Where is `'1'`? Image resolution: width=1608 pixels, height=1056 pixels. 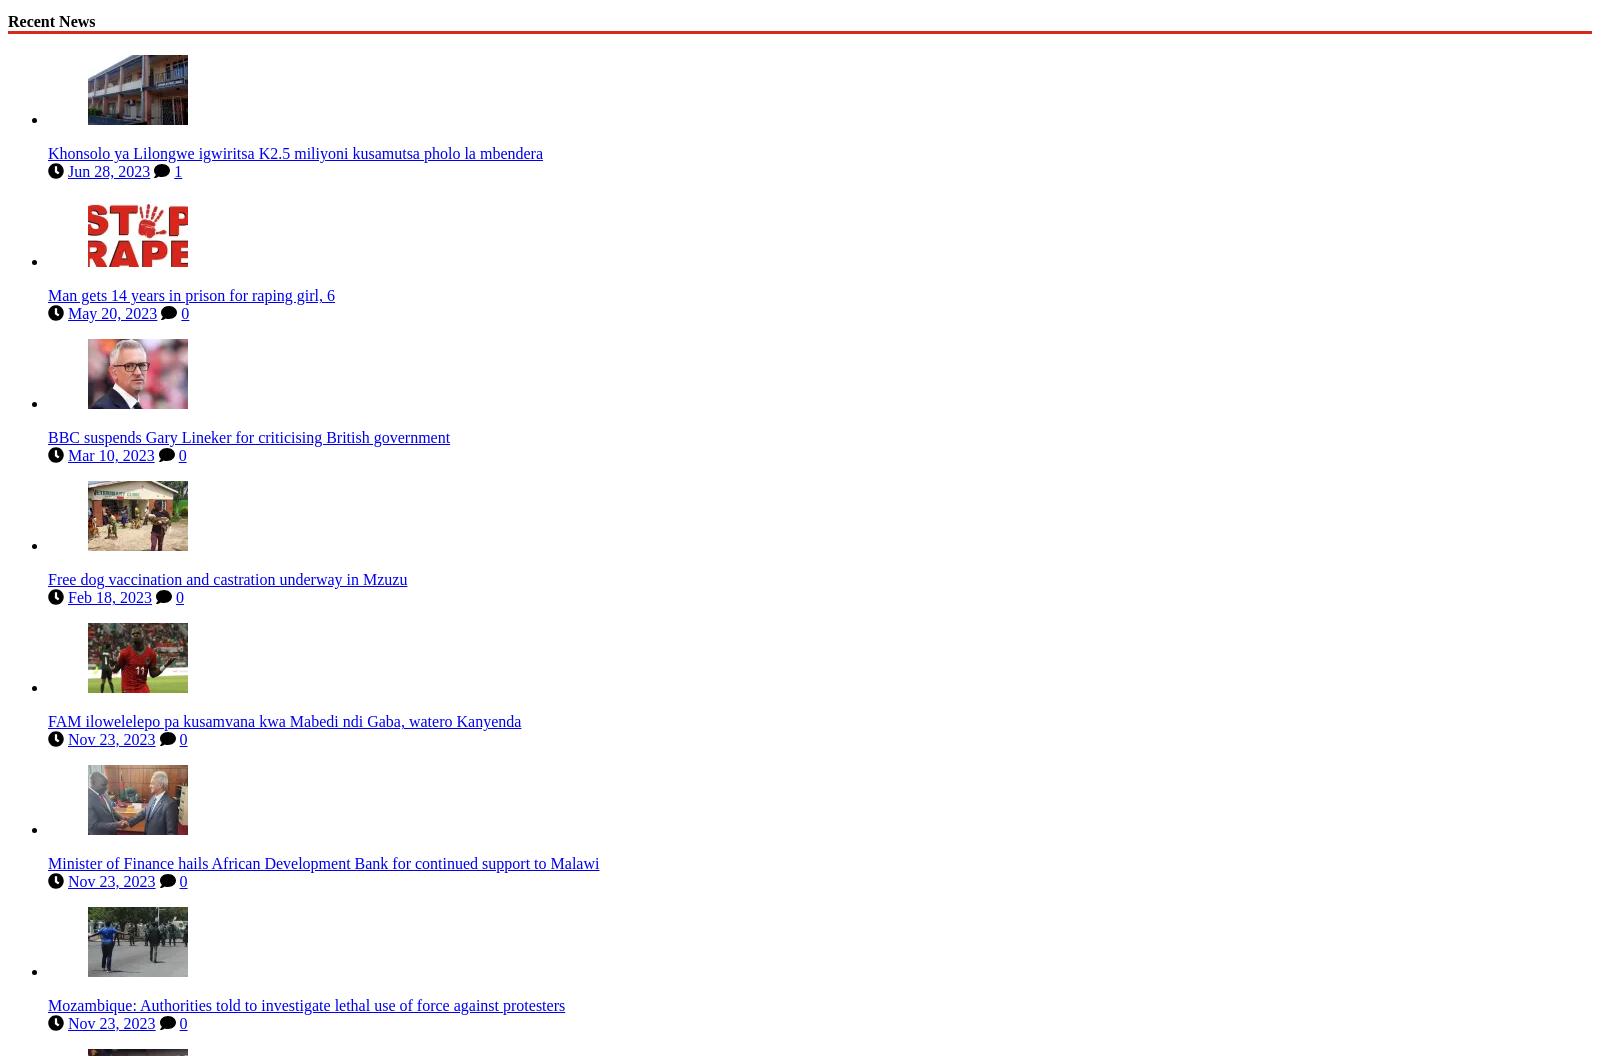
'1' is located at coordinates (177, 167).